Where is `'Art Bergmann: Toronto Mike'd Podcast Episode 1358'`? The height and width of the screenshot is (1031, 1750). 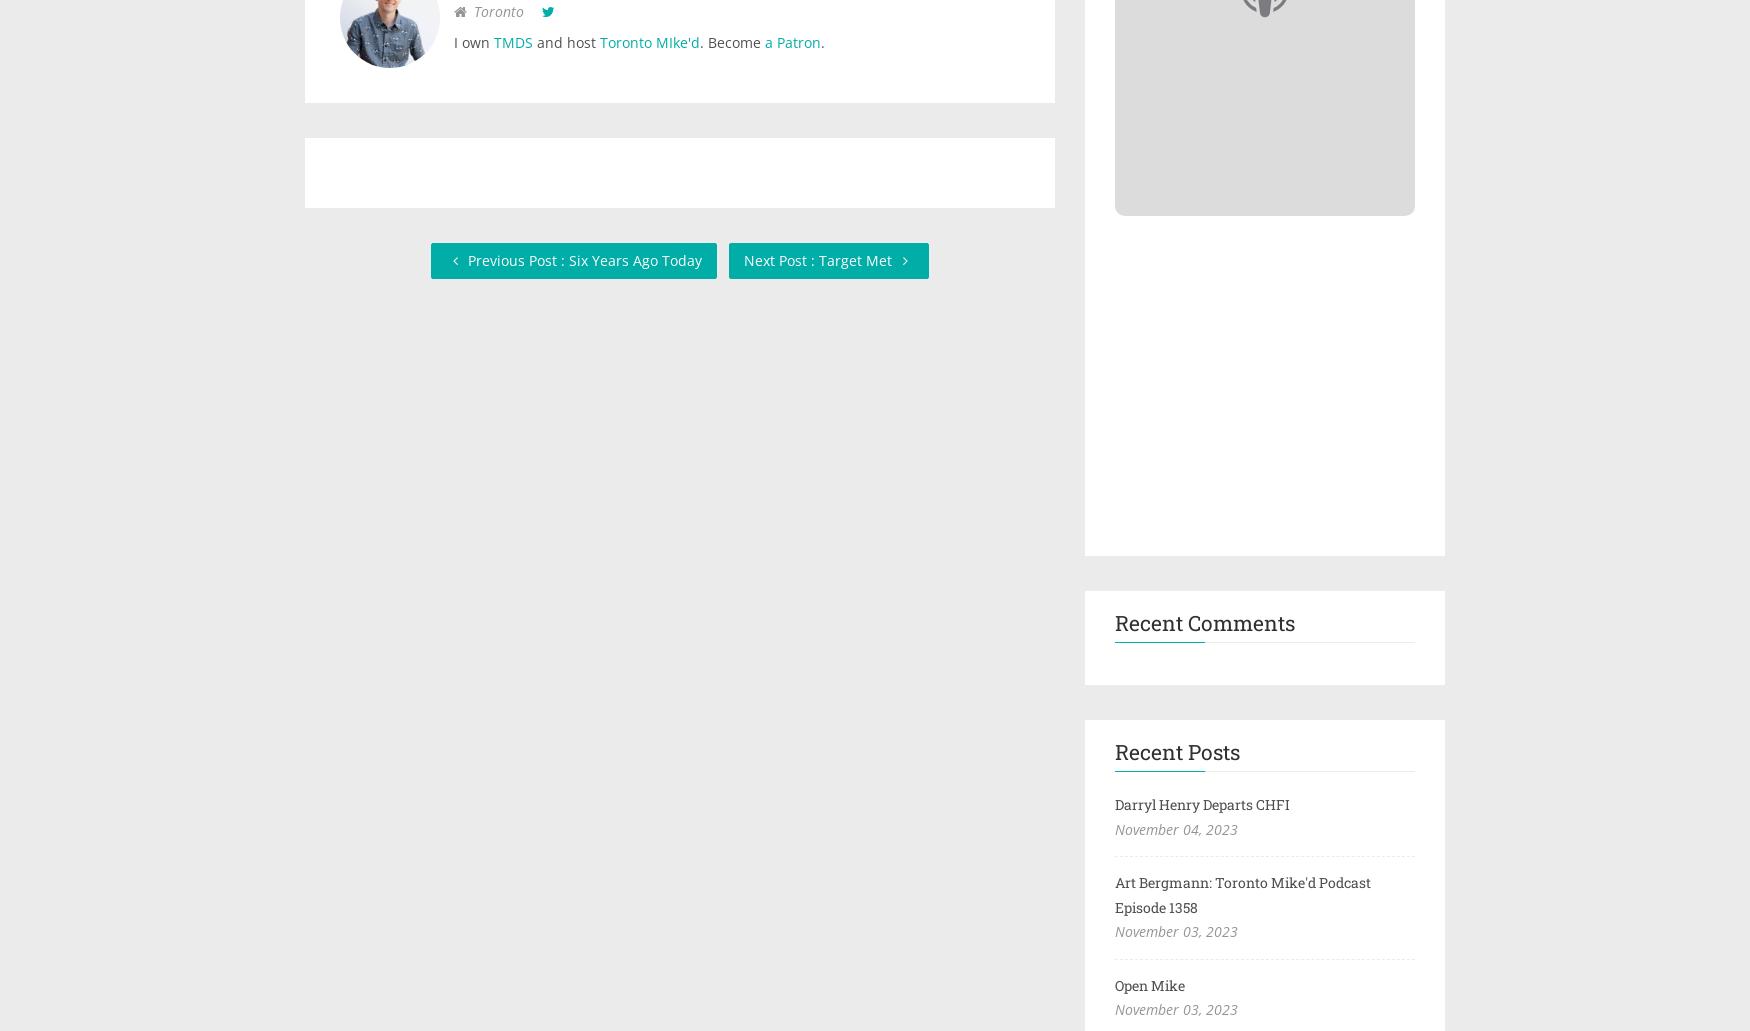
'Art Bergmann: Toronto Mike'd Podcast Episode 1358' is located at coordinates (1243, 894).